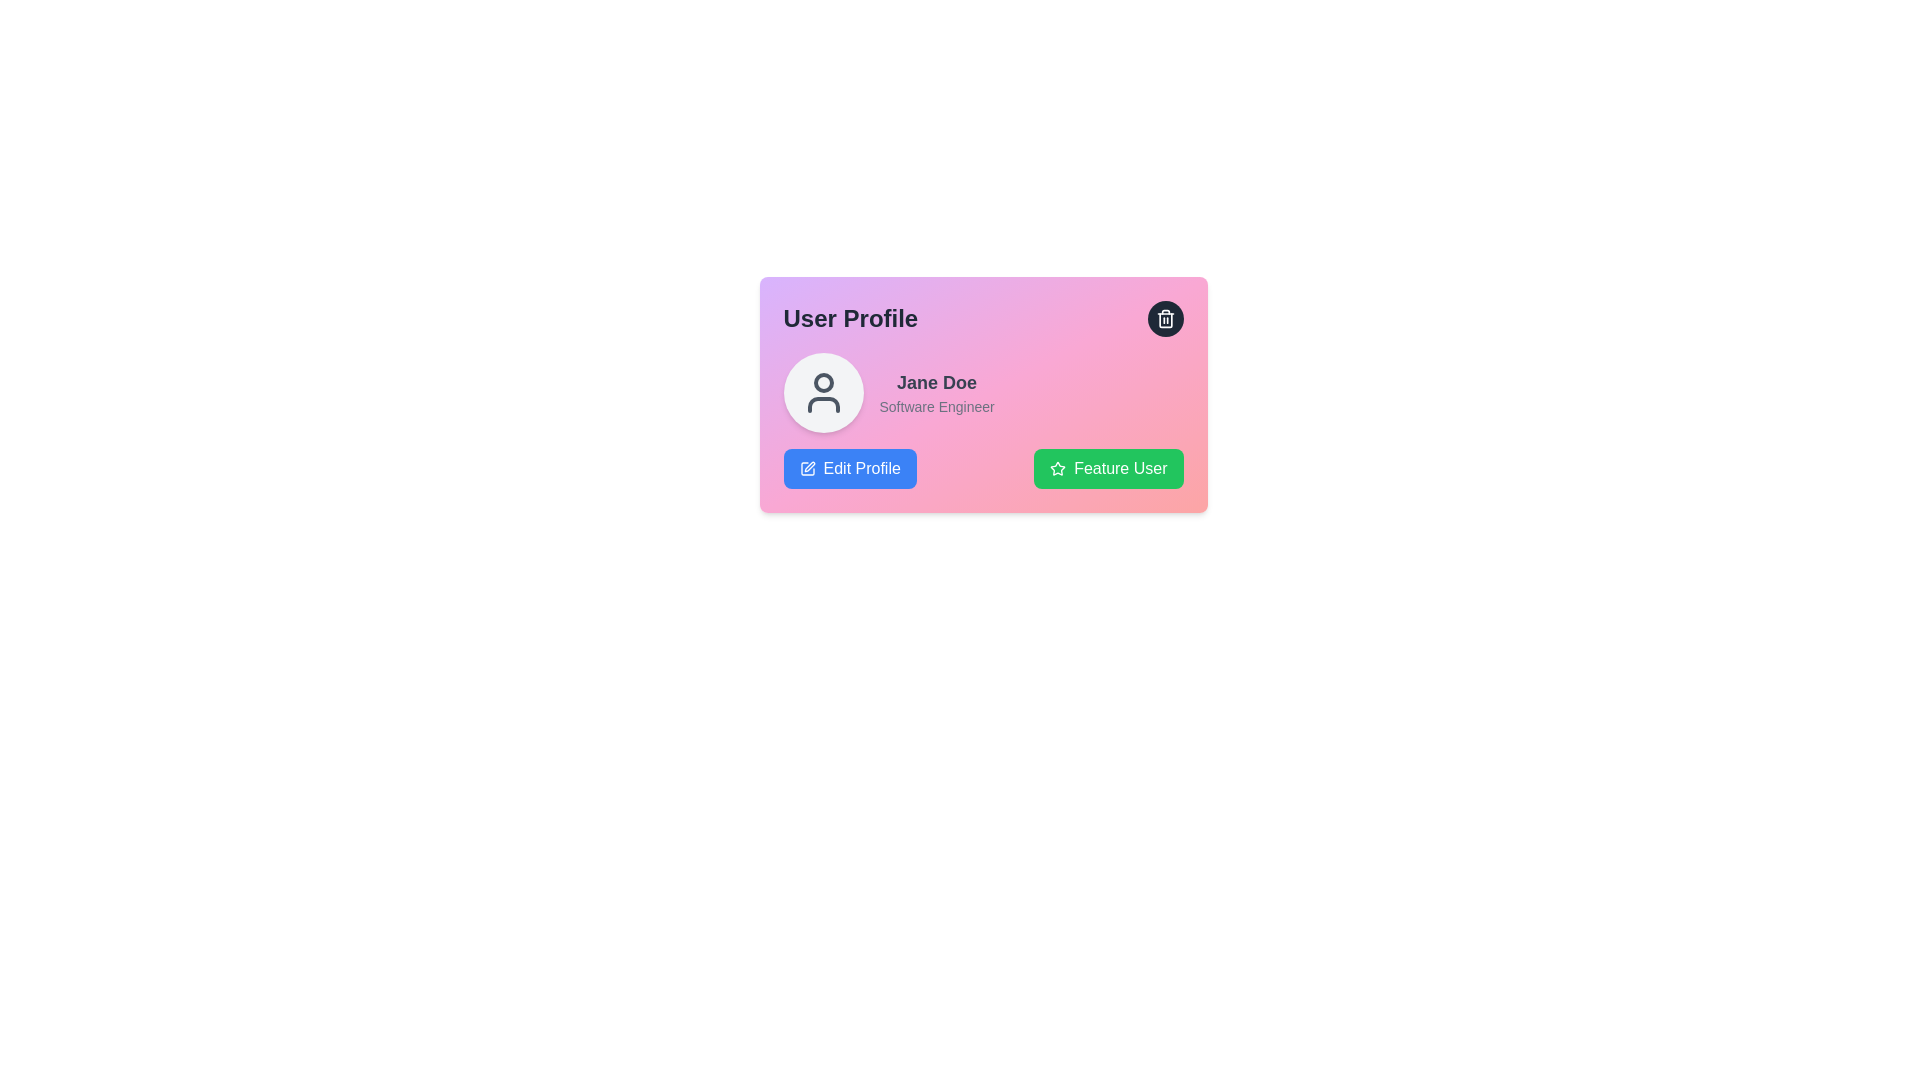 The height and width of the screenshot is (1080, 1920). What do you see at coordinates (1057, 469) in the screenshot?
I see `the star icon located inside the green button, to the left of the 'Feature User' text` at bounding box center [1057, 469].